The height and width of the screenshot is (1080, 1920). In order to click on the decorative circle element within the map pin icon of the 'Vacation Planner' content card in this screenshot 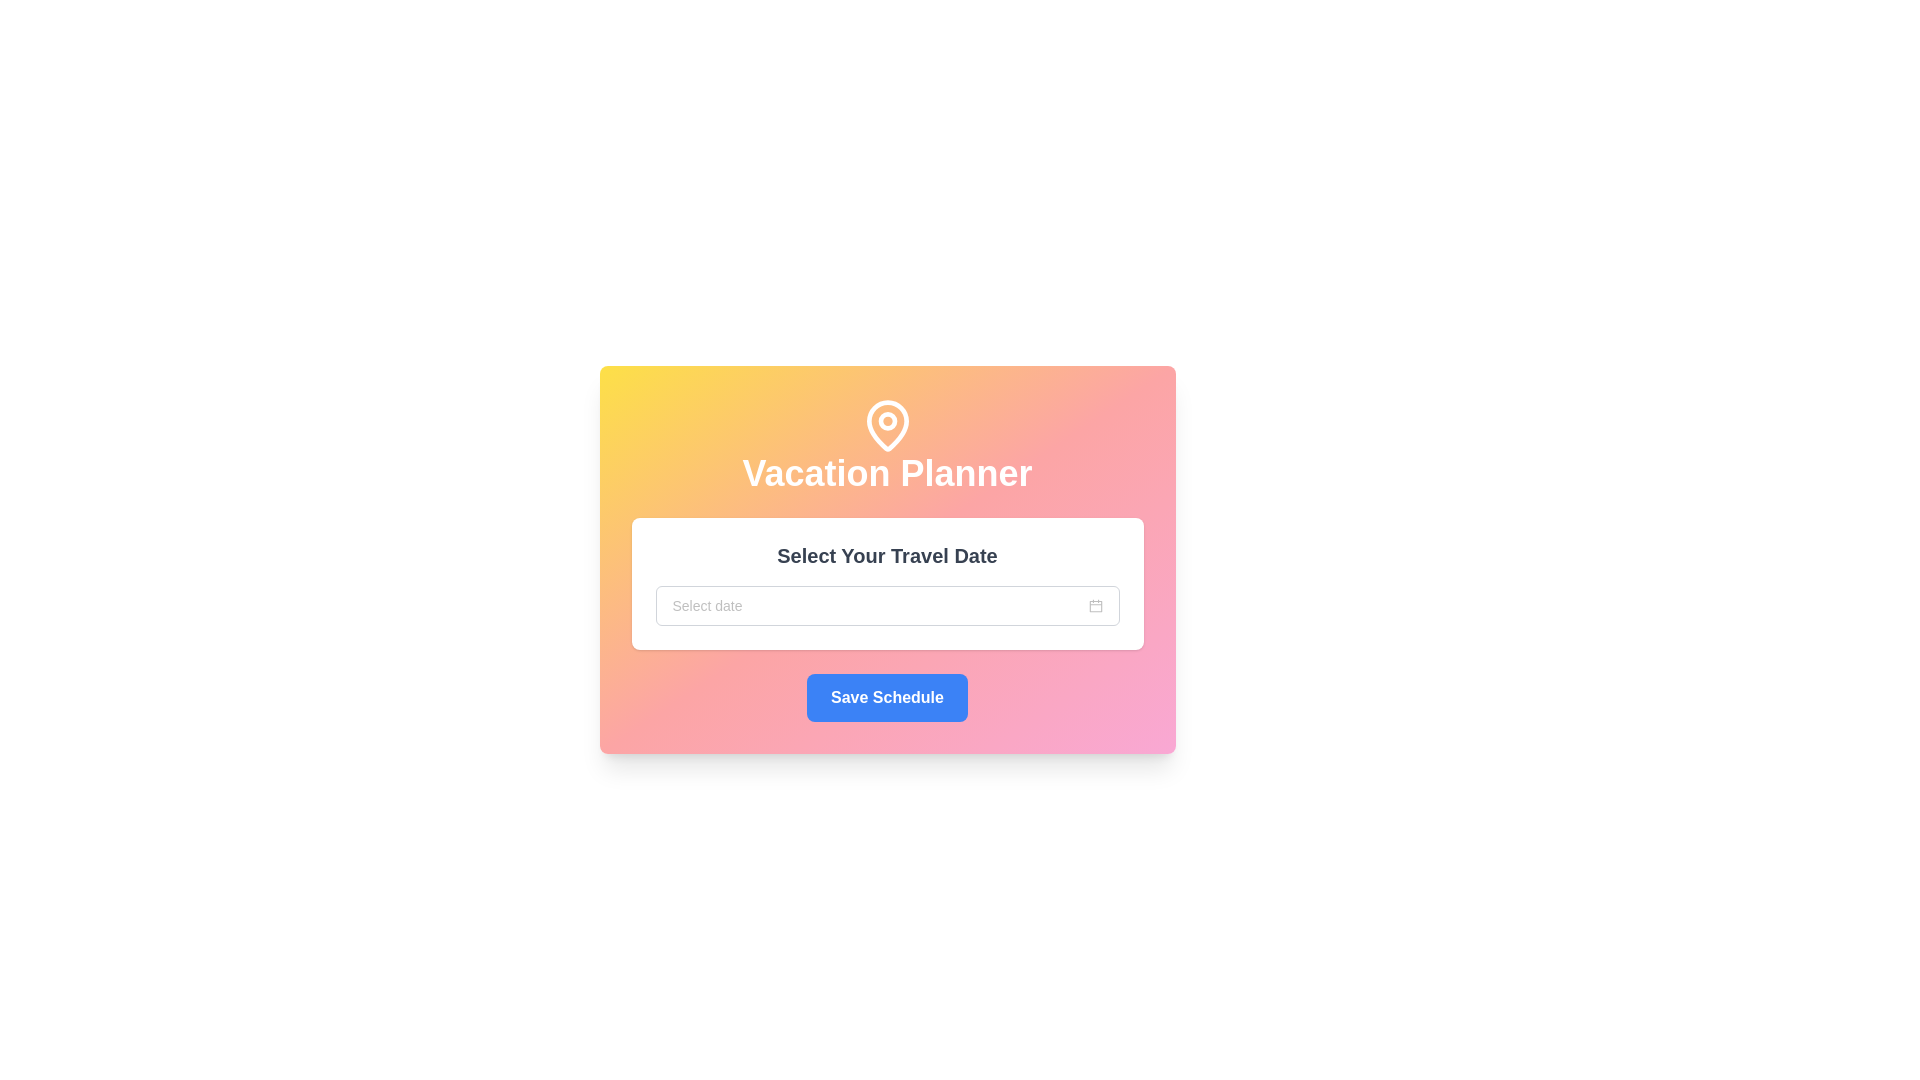, I will do `click(886, 420)`.